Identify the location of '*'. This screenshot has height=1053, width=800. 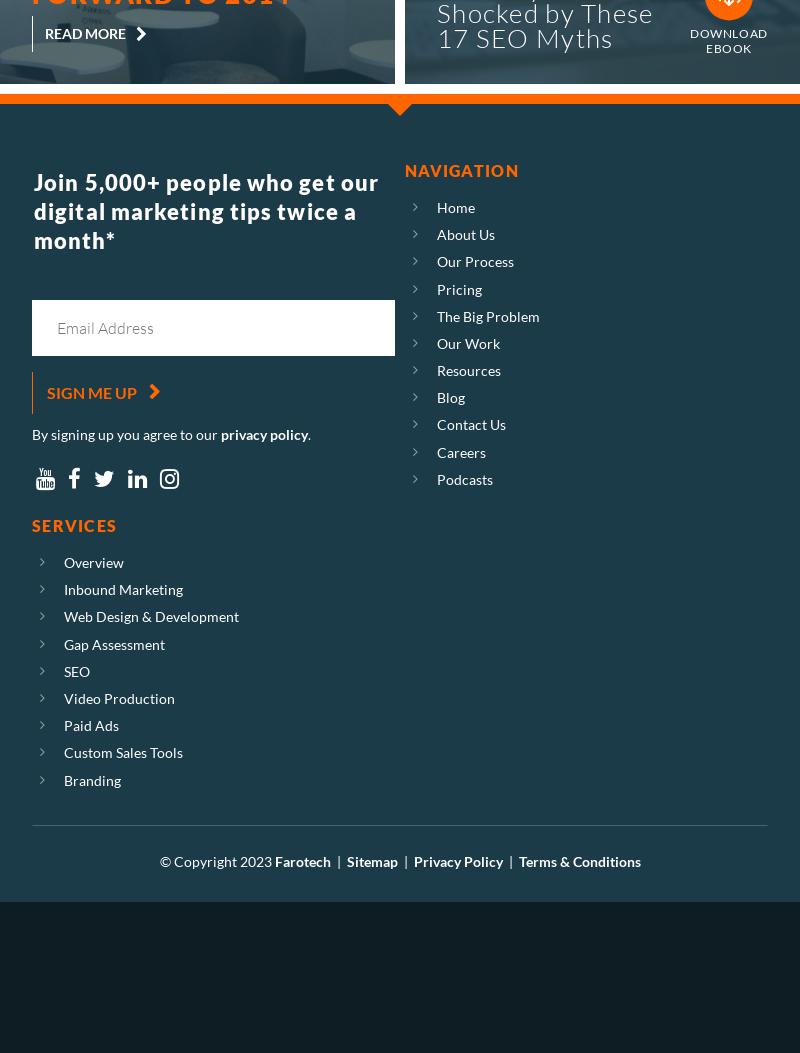
(109, 239).